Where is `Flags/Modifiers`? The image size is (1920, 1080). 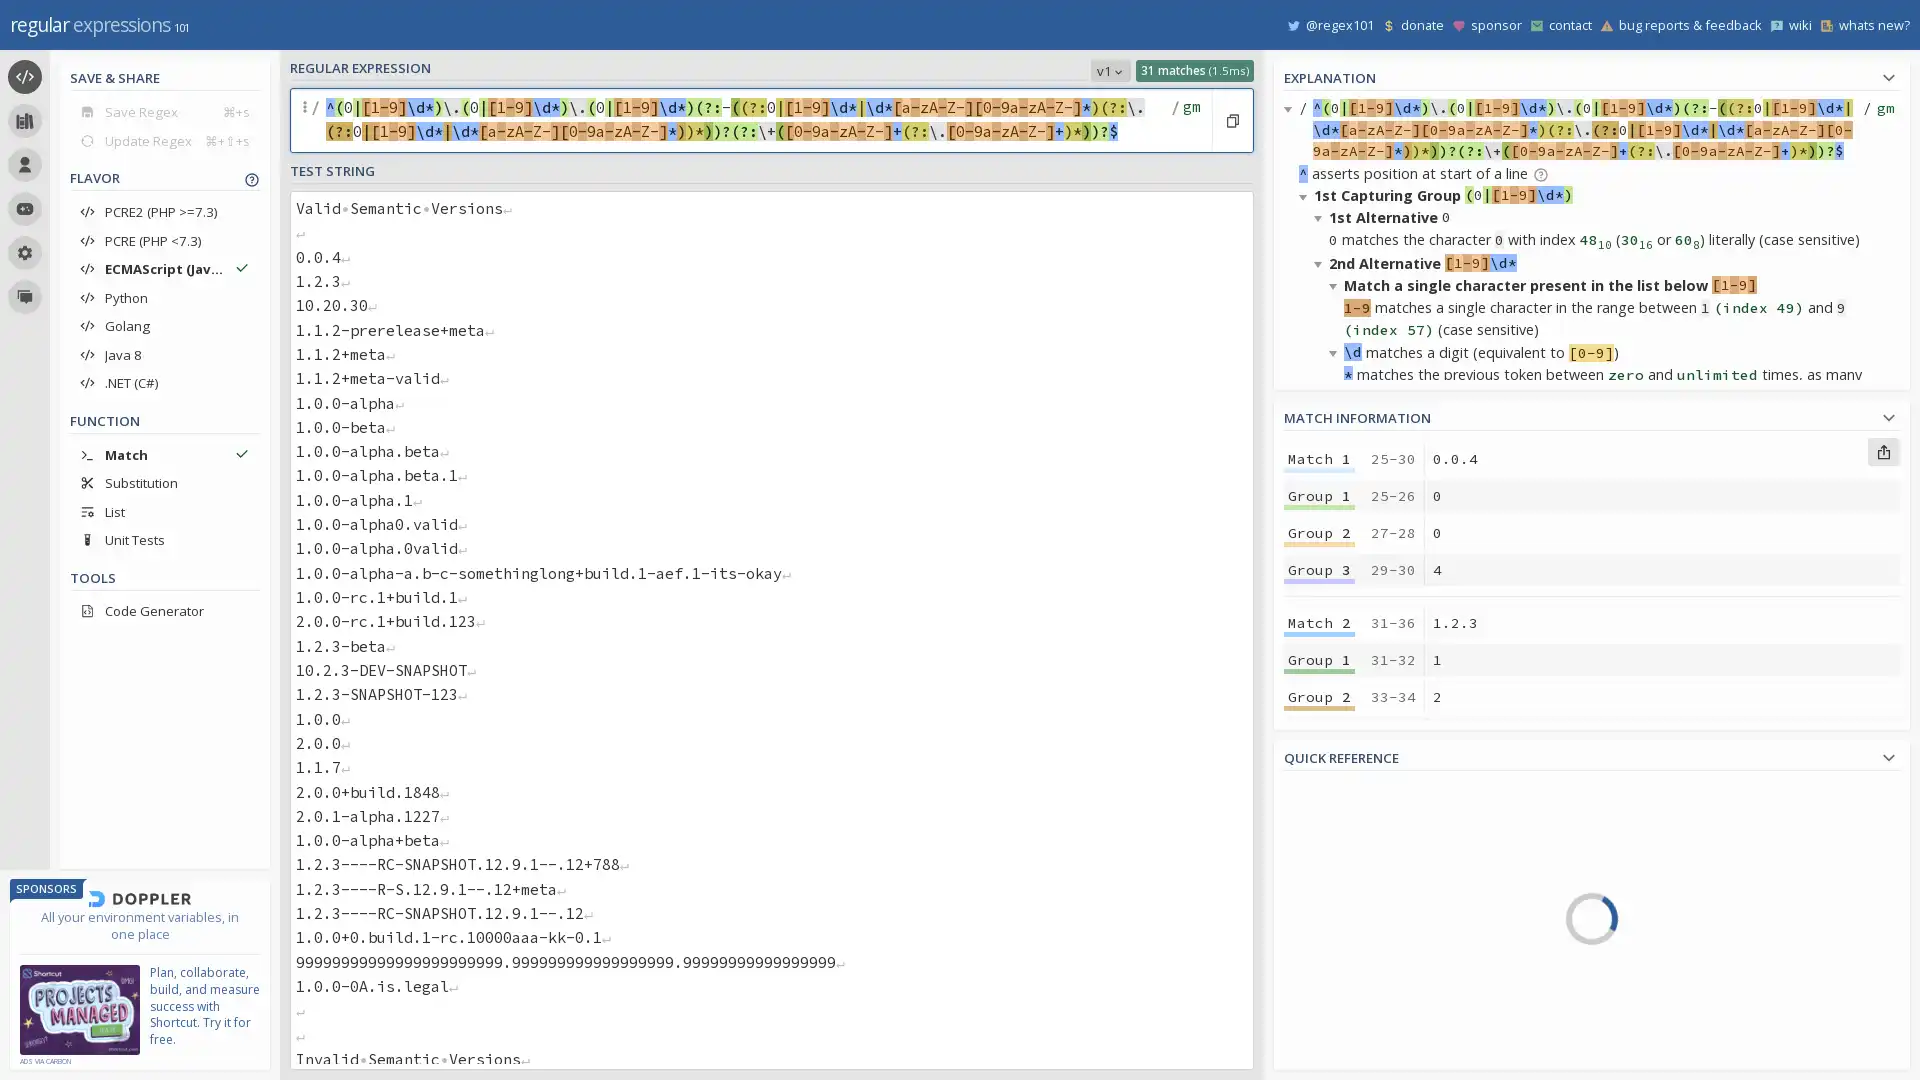 Flags/Modifiers is located at coordinates (1377, 1056).